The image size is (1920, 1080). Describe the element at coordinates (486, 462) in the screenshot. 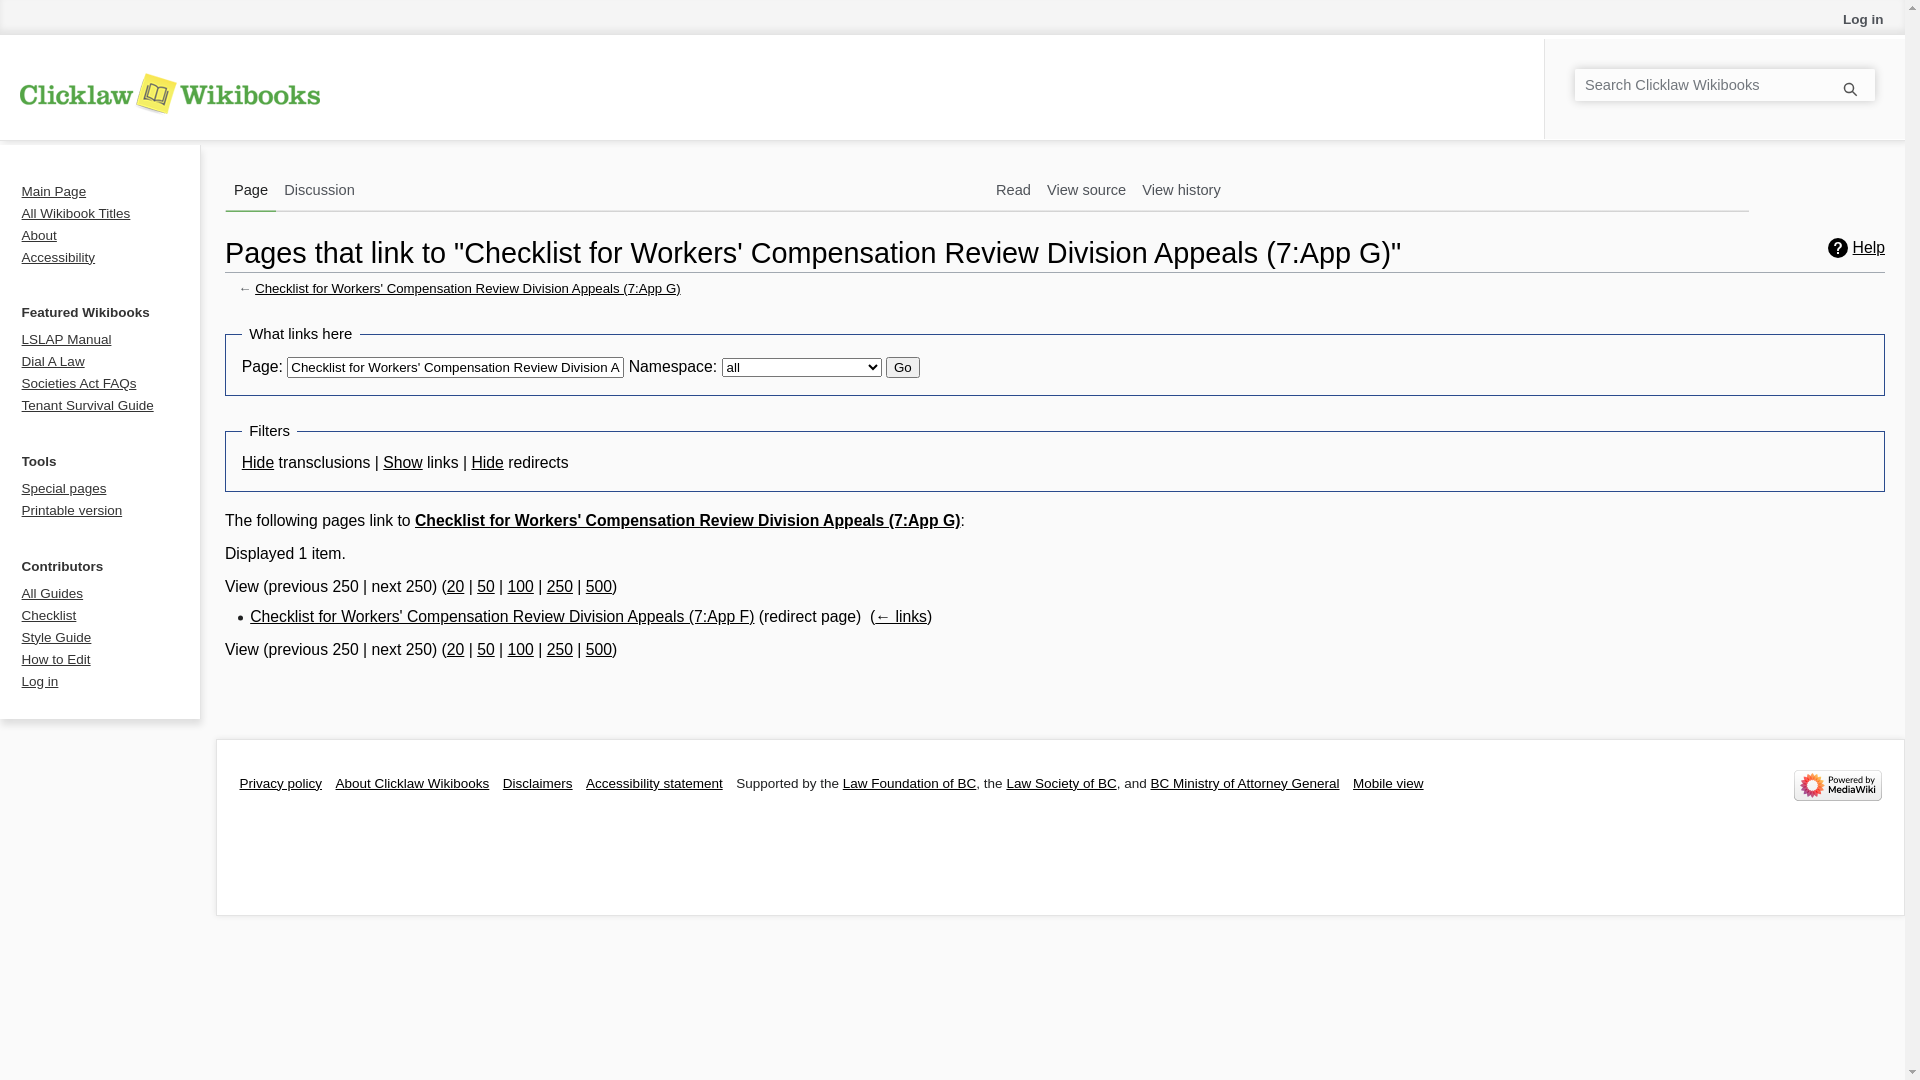

I see `'Hide'` at that location.